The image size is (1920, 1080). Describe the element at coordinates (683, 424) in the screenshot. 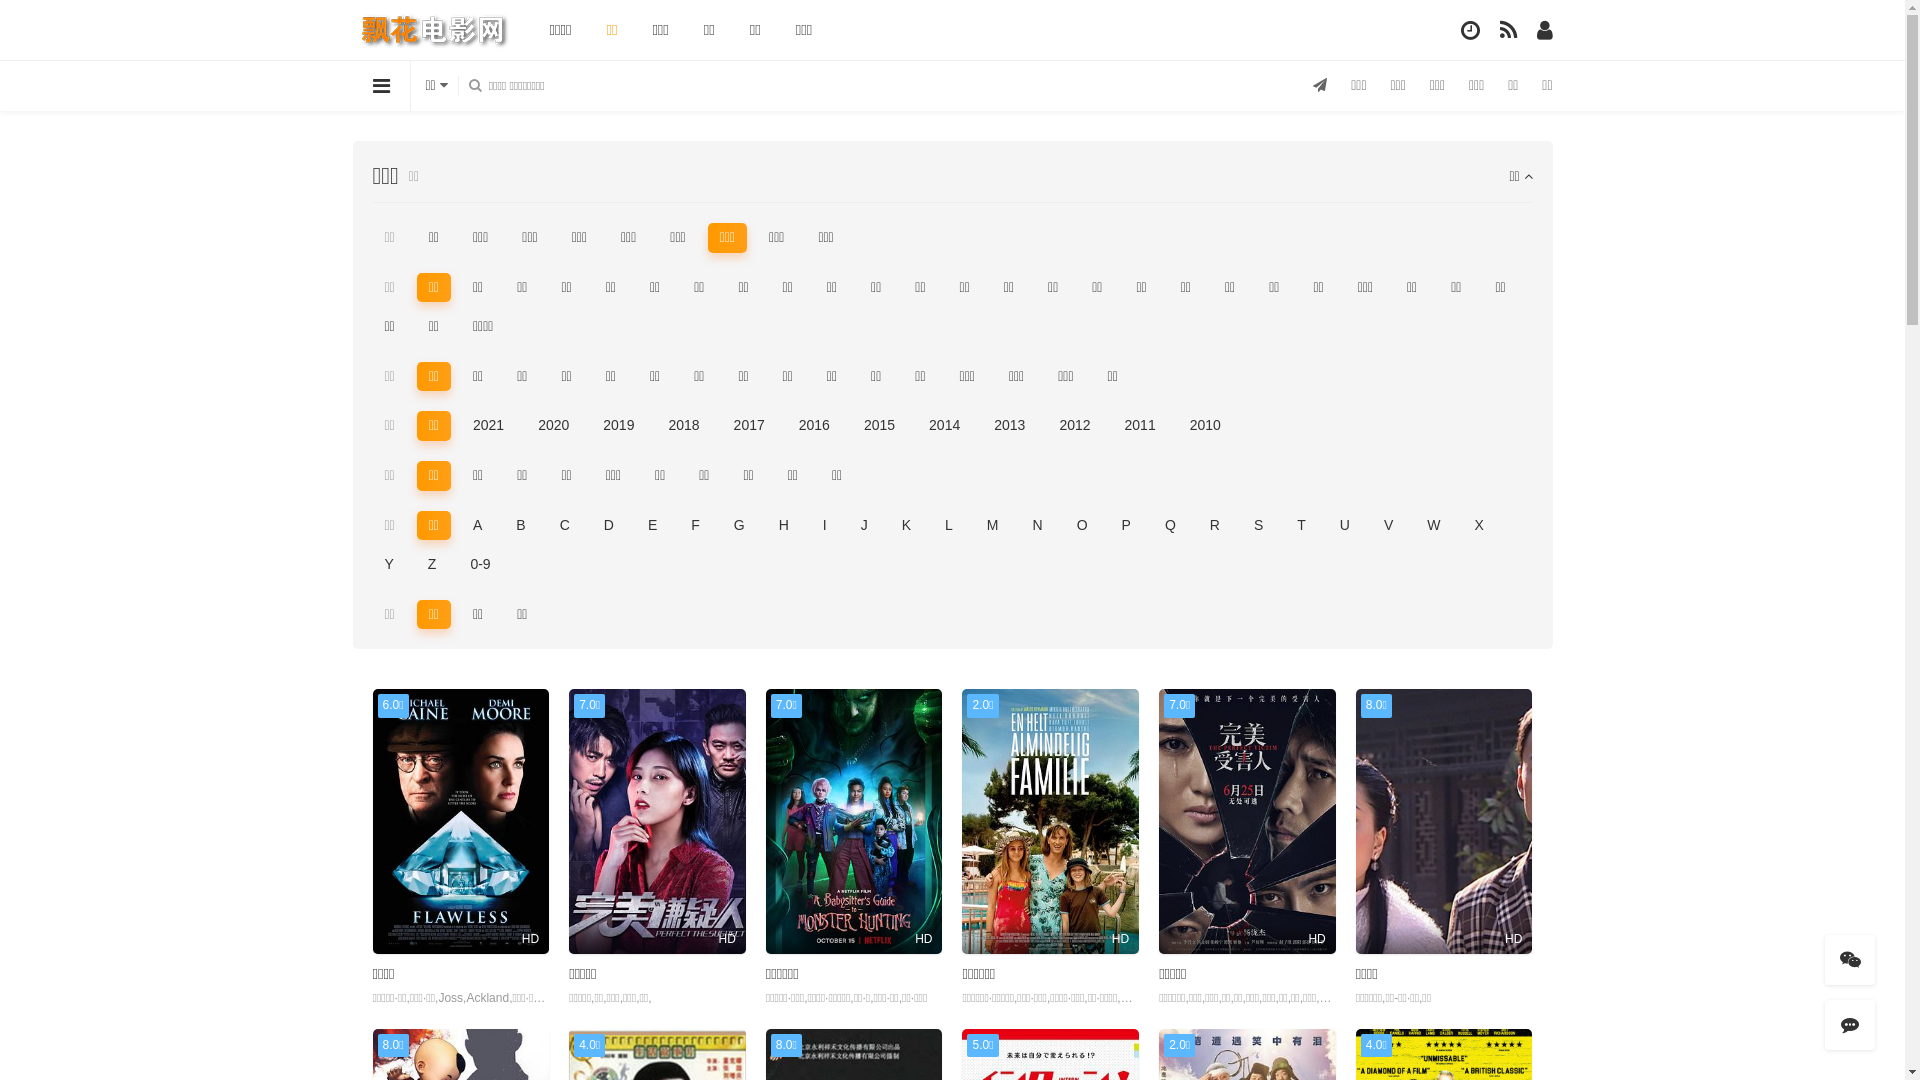

I see `'2018'` at that location.